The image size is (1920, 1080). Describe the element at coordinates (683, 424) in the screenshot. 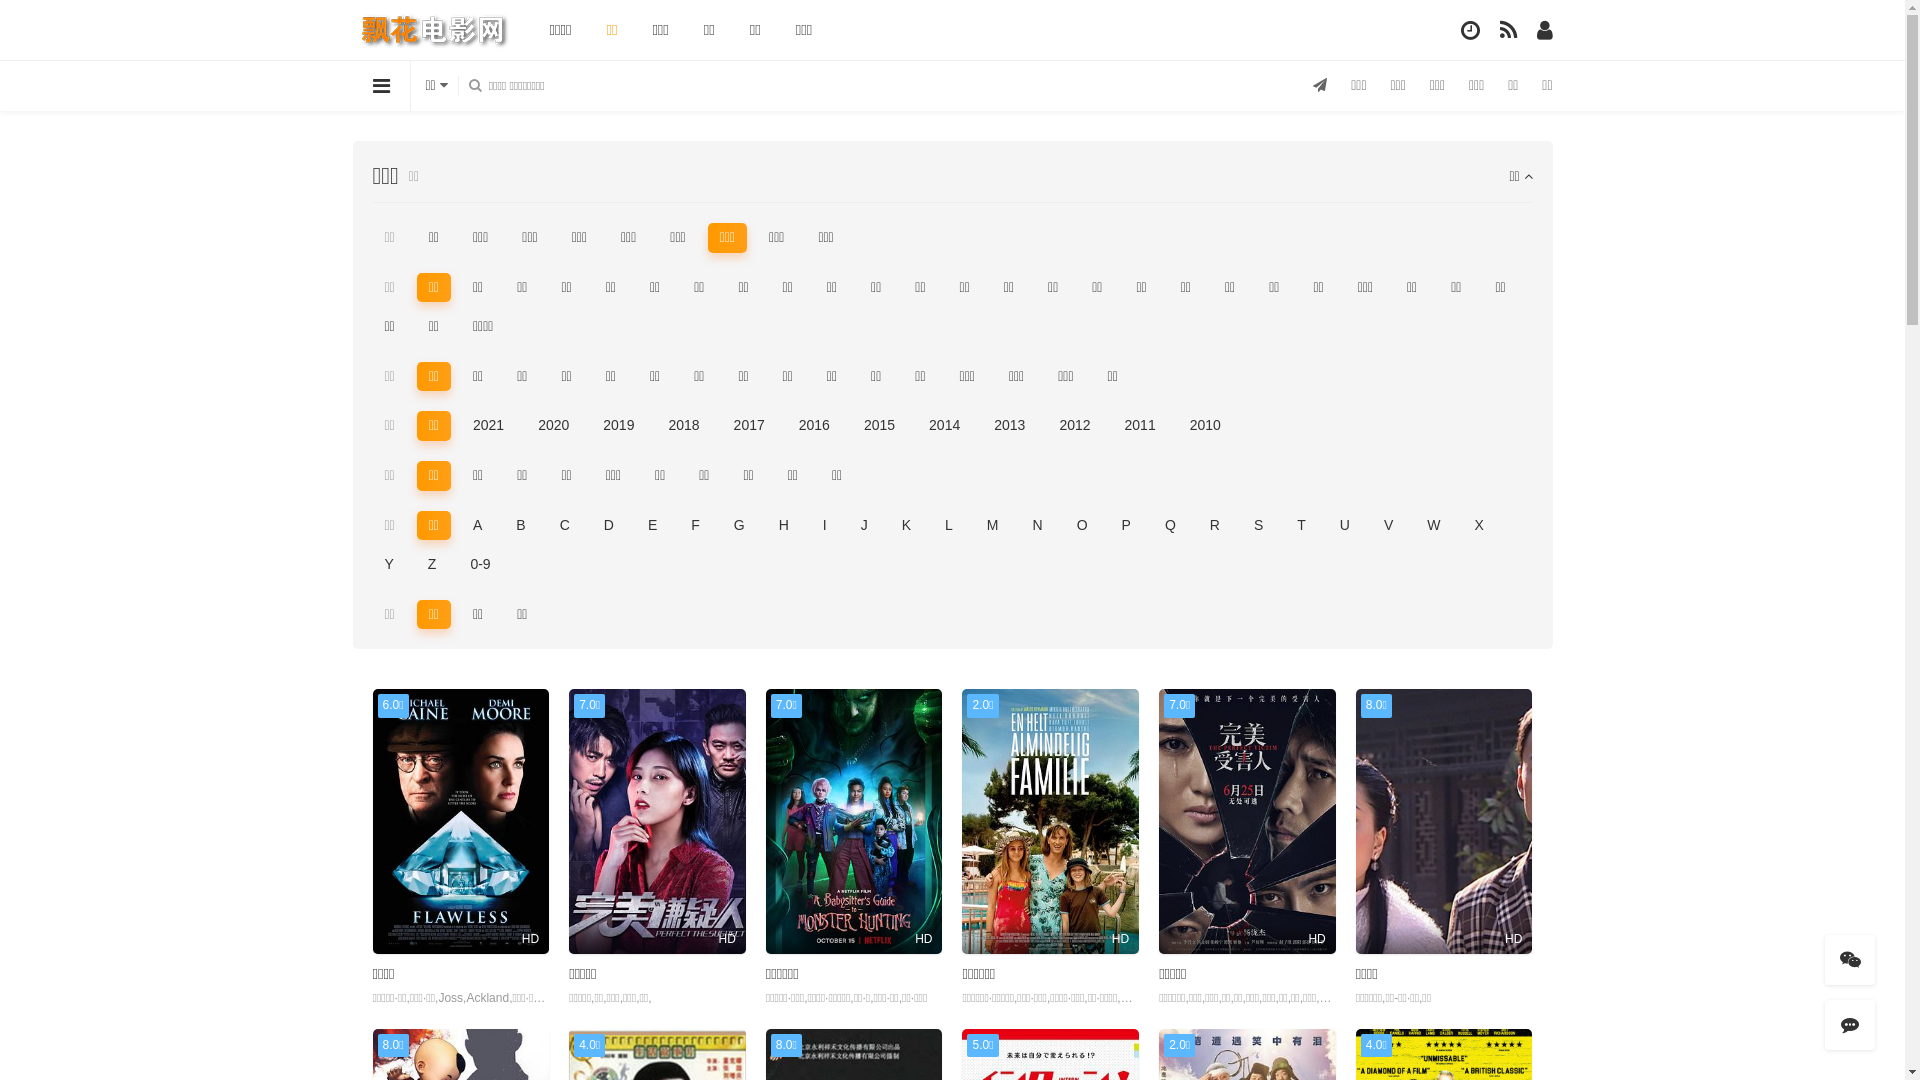

I see `'2018'` at that location.